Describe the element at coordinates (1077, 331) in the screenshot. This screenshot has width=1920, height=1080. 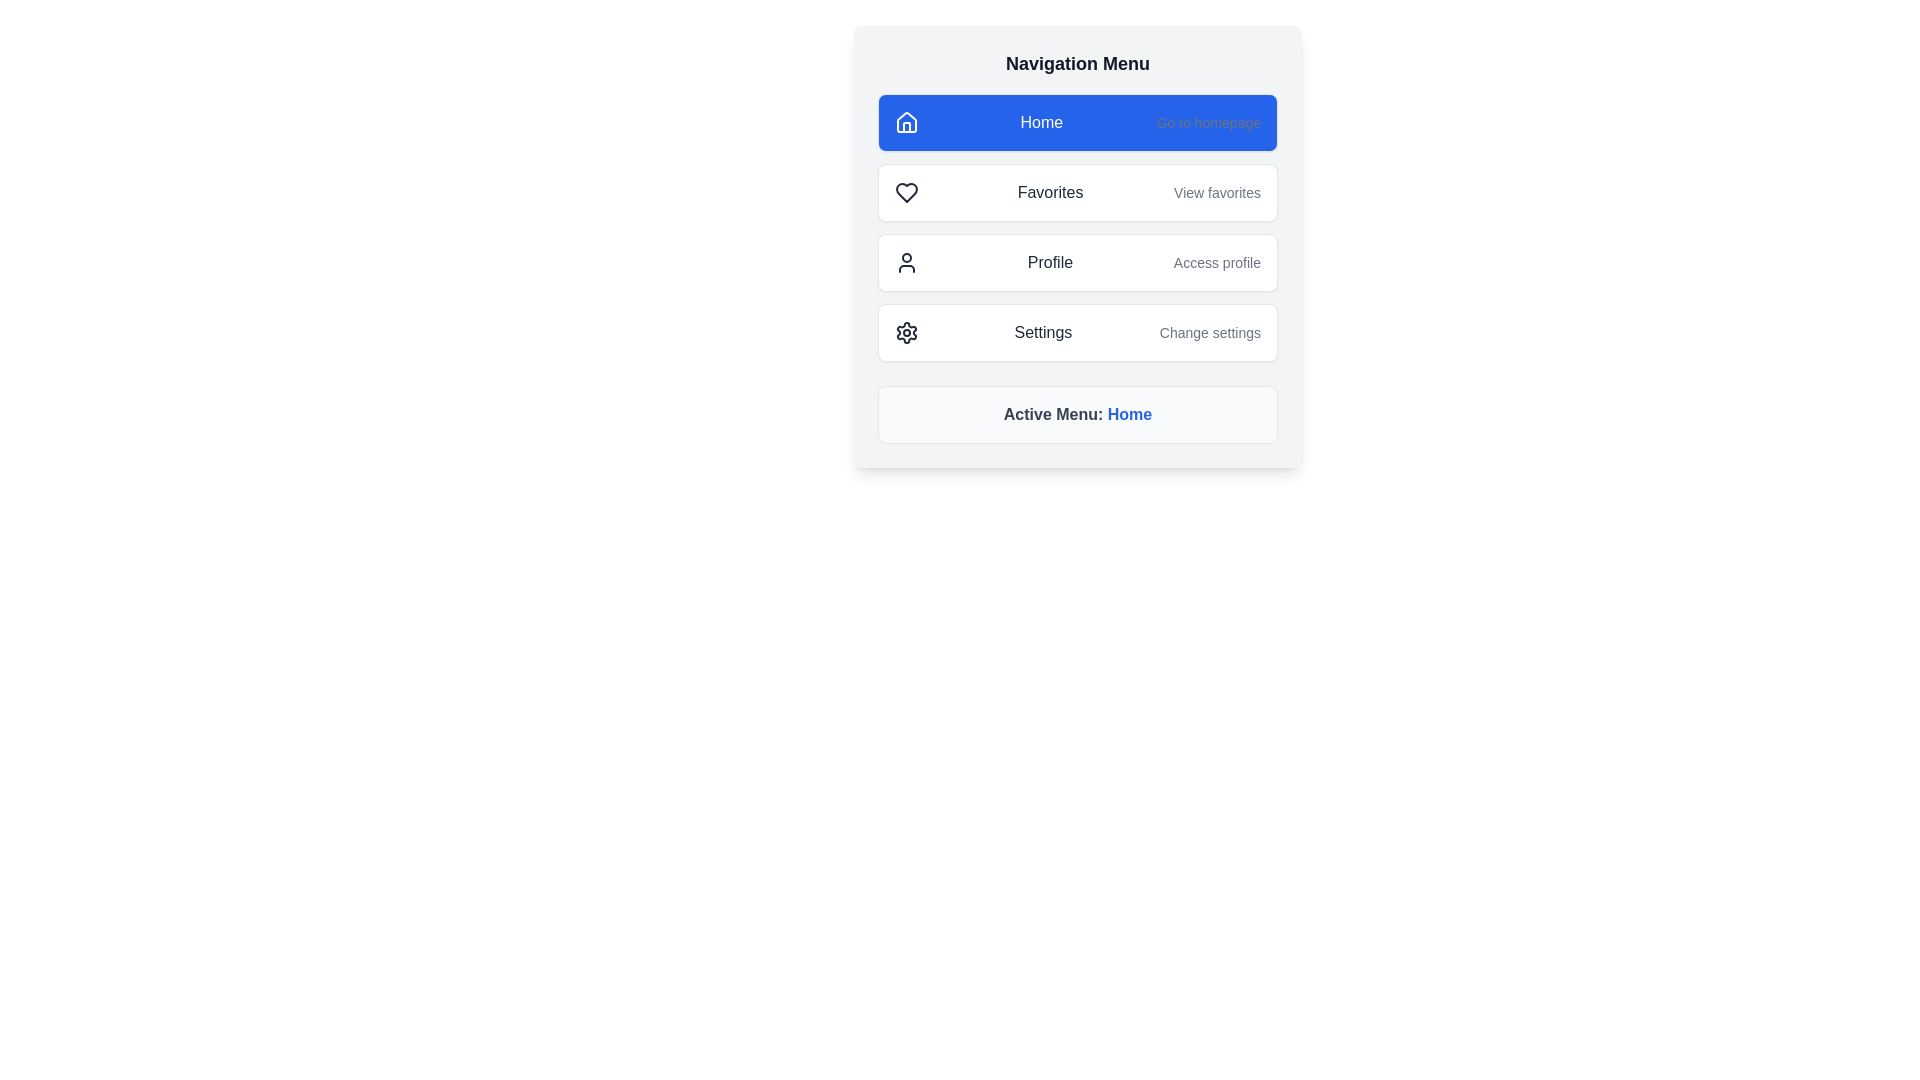
I see `the settings button located in the fourth position of the navigation menu` at that location.